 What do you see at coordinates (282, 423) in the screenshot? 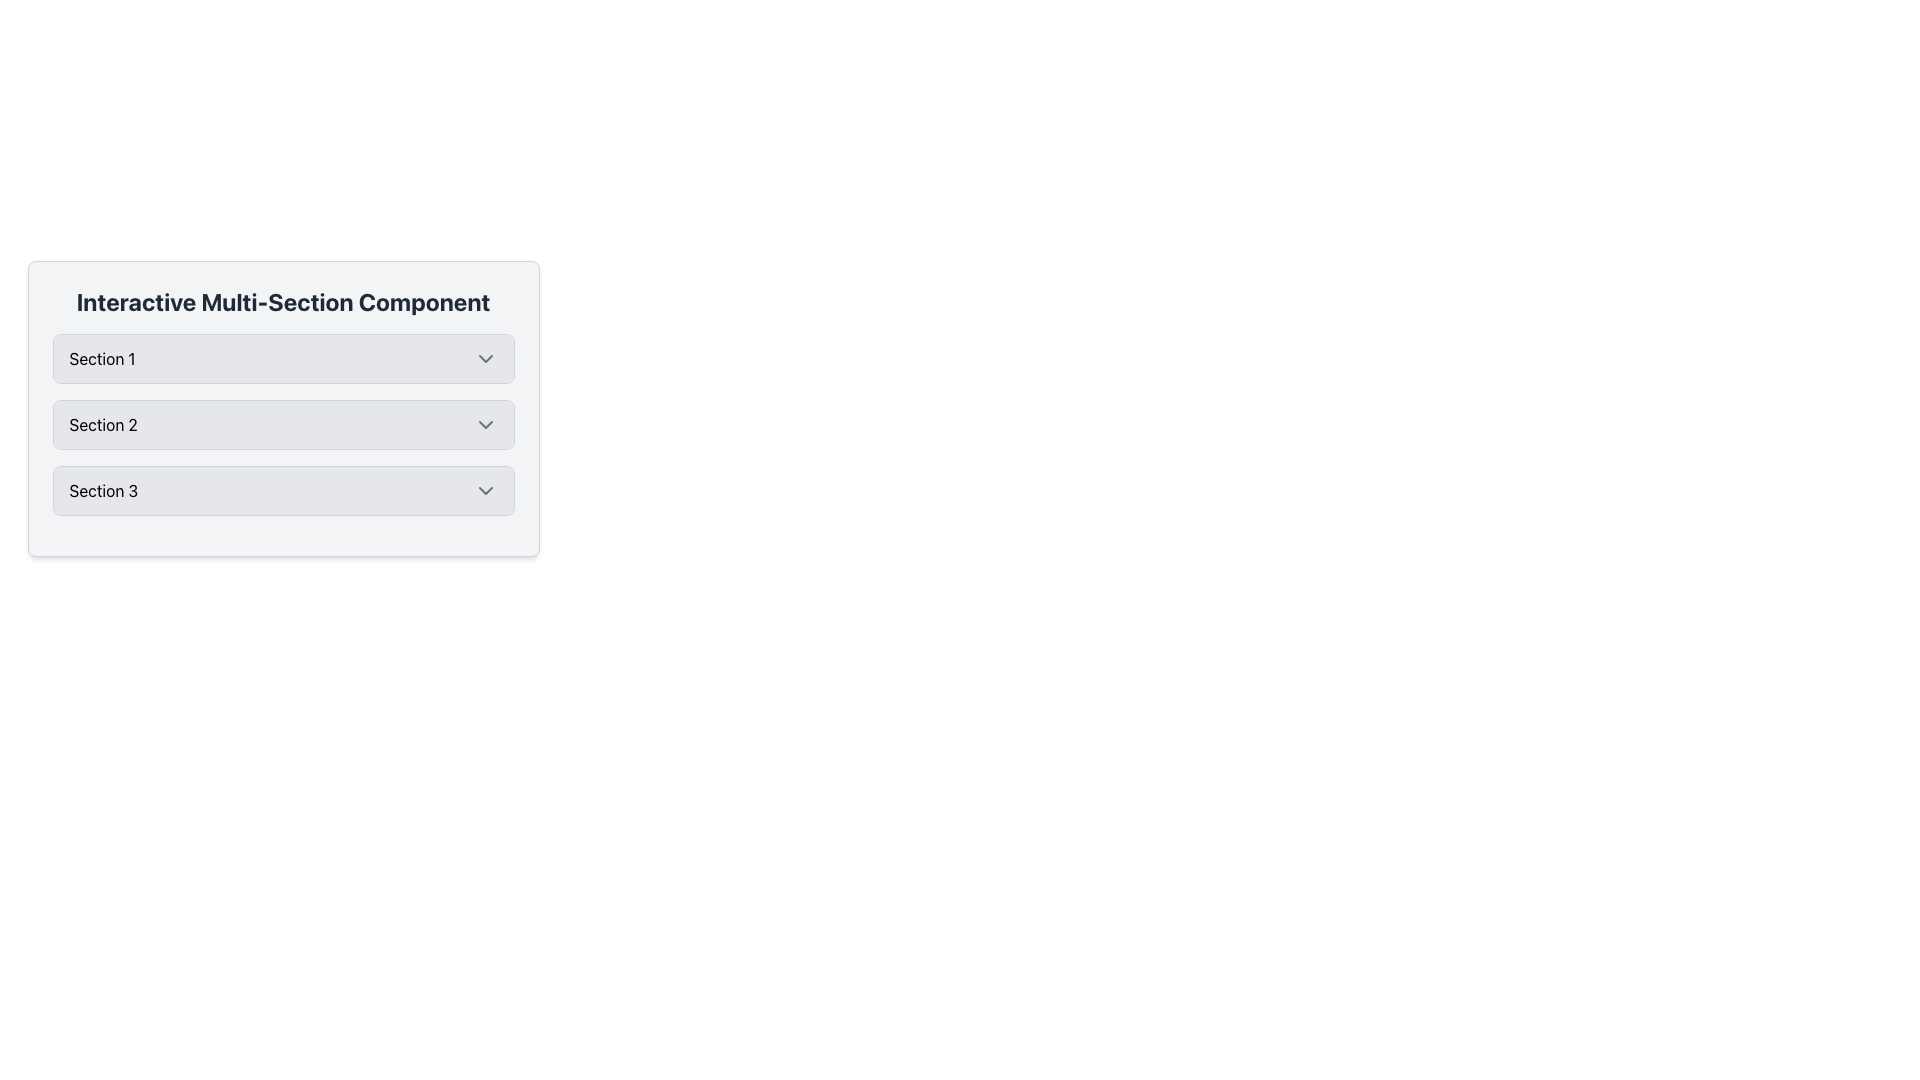
I see `and drop the Collapsible Section Header` at bounding box center [282, 423].